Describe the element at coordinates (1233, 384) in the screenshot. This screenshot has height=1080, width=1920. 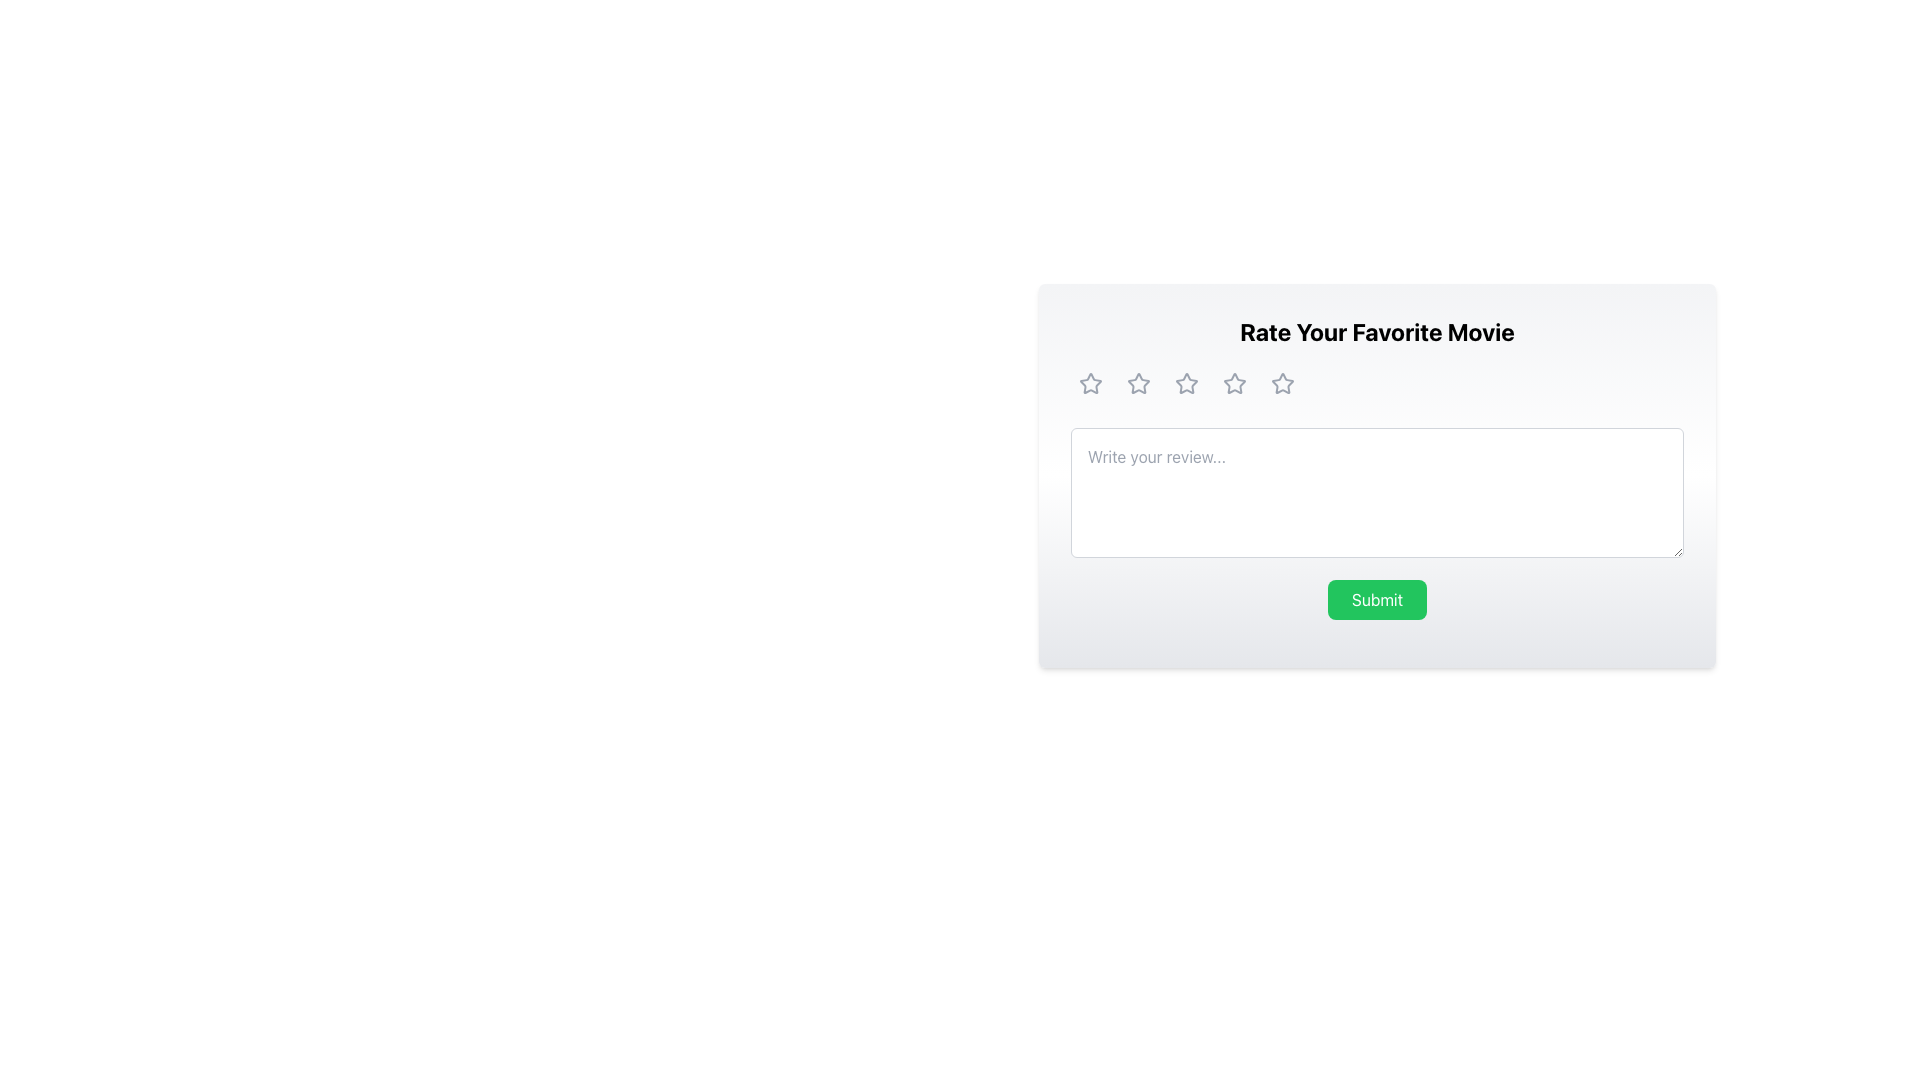
I see `the fourth star icon in the row of five rating stars` at that location.